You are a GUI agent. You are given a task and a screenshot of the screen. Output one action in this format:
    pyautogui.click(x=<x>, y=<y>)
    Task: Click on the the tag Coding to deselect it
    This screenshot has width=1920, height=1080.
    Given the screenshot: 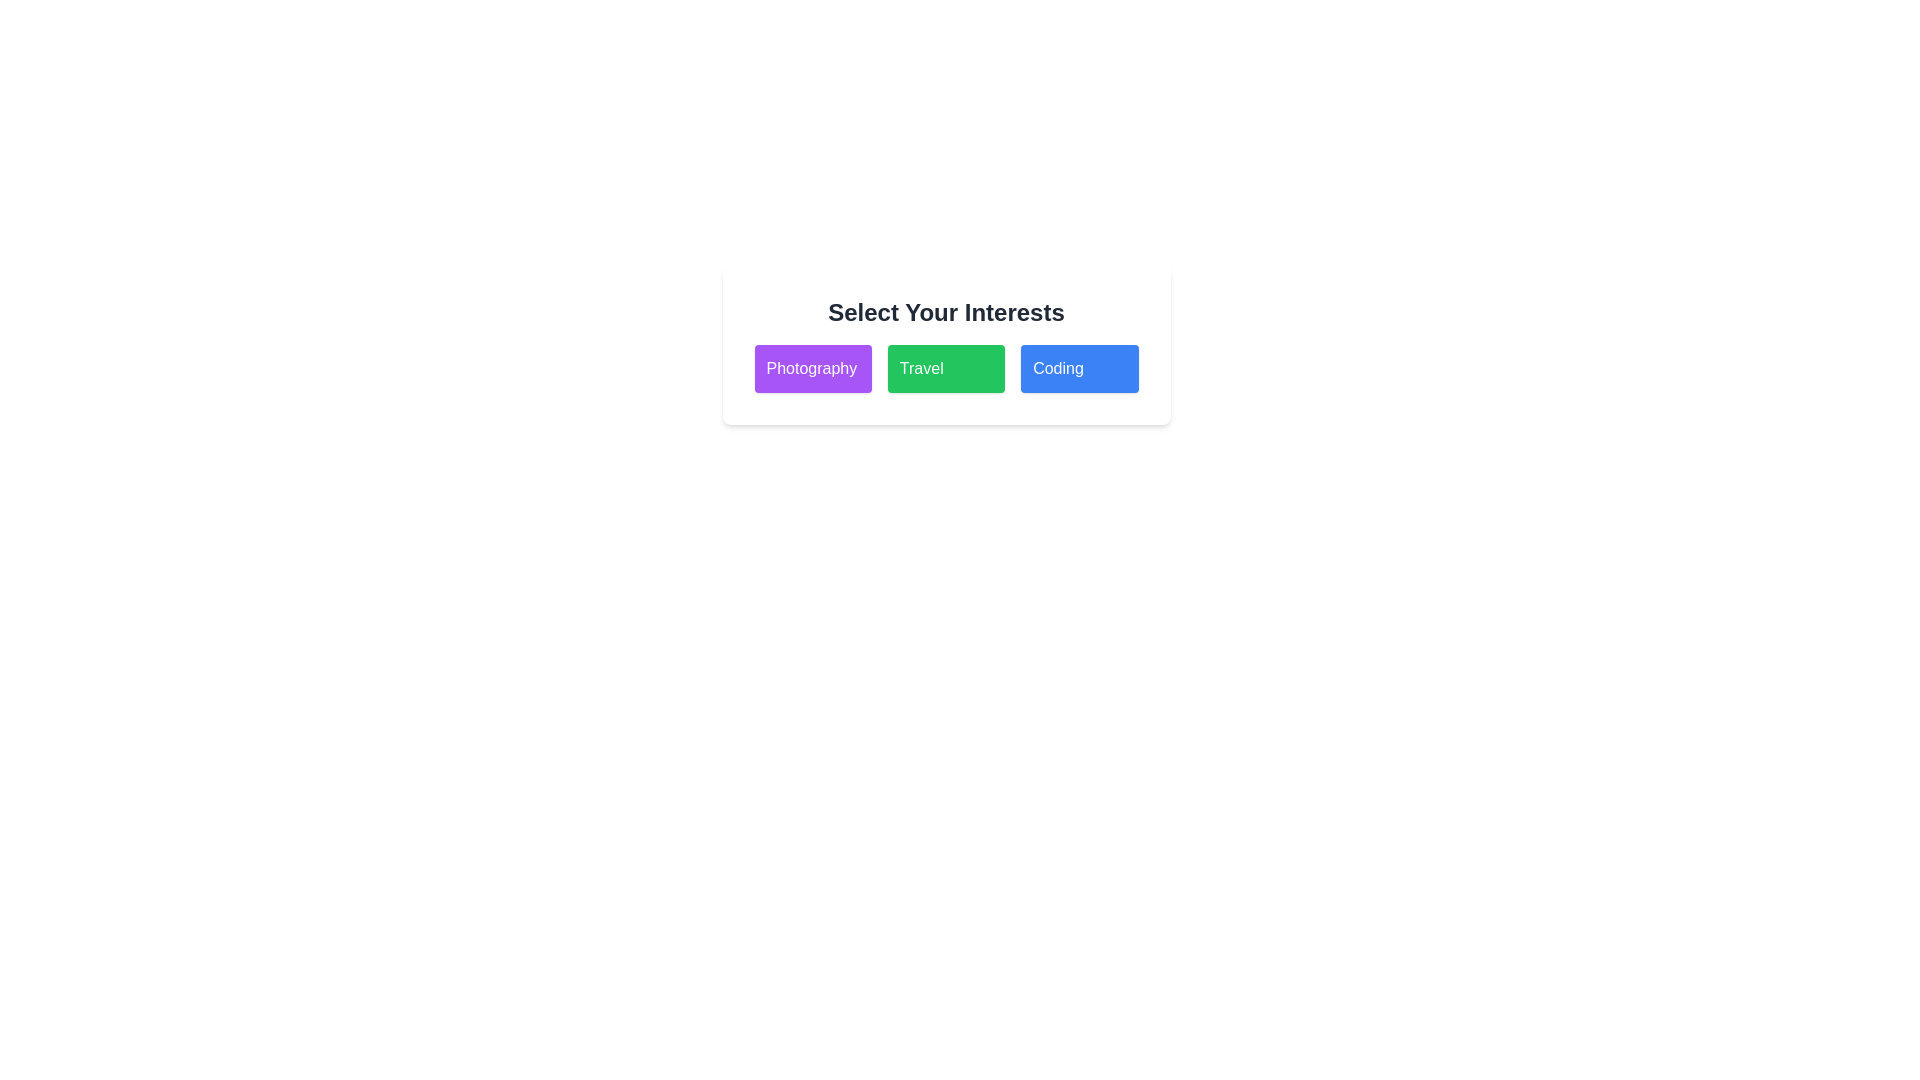 What is the action you would take?
    pyautogui.click(x=1079, y=369)
    